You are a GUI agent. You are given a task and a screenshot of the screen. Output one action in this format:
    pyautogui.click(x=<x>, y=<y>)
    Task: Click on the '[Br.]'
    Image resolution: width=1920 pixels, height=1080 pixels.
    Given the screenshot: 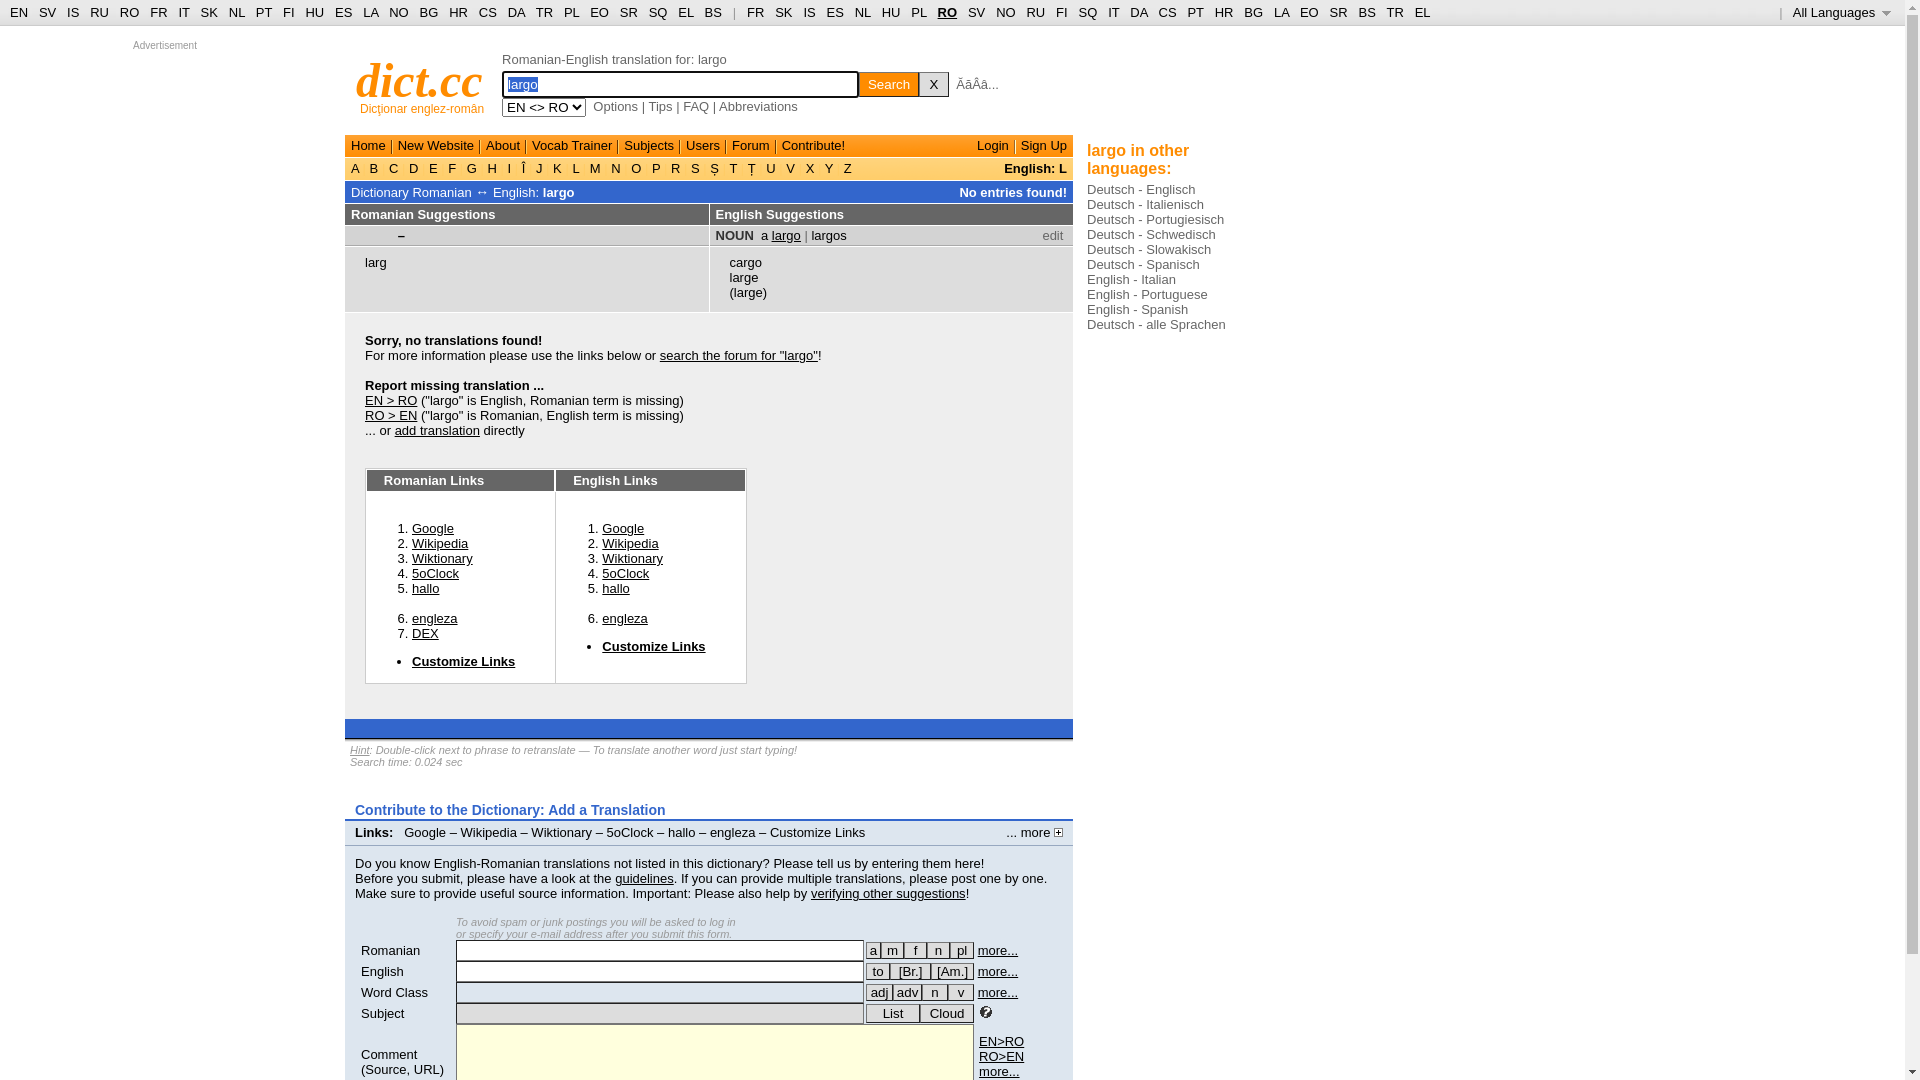 What is the action you would take?
    pyautogui.click(x=909, y=970)
    